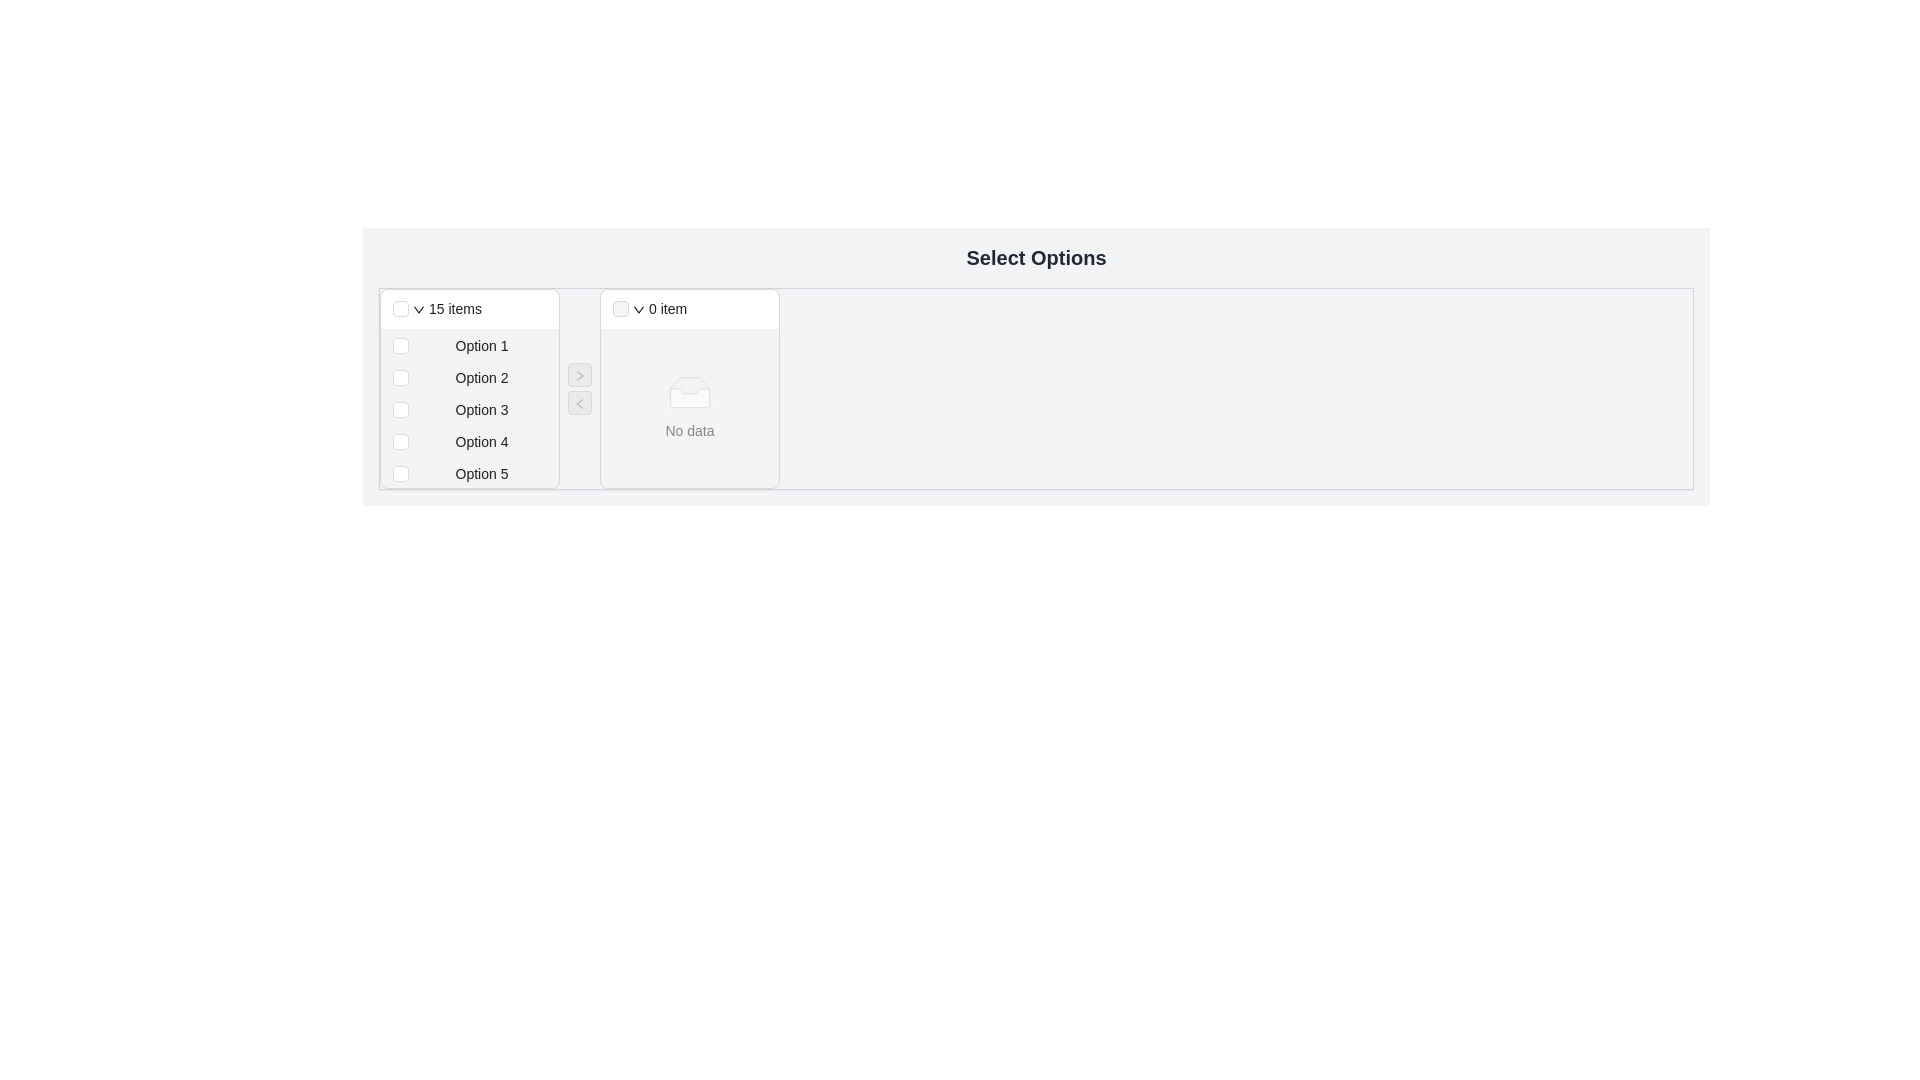 The height and width of the screenshot is (1080, 1920). I want to click on the downward arrow-shaped dropdown trigger icon located in the header area of the right-side list section of the transfer component interface, so click(637, 309).